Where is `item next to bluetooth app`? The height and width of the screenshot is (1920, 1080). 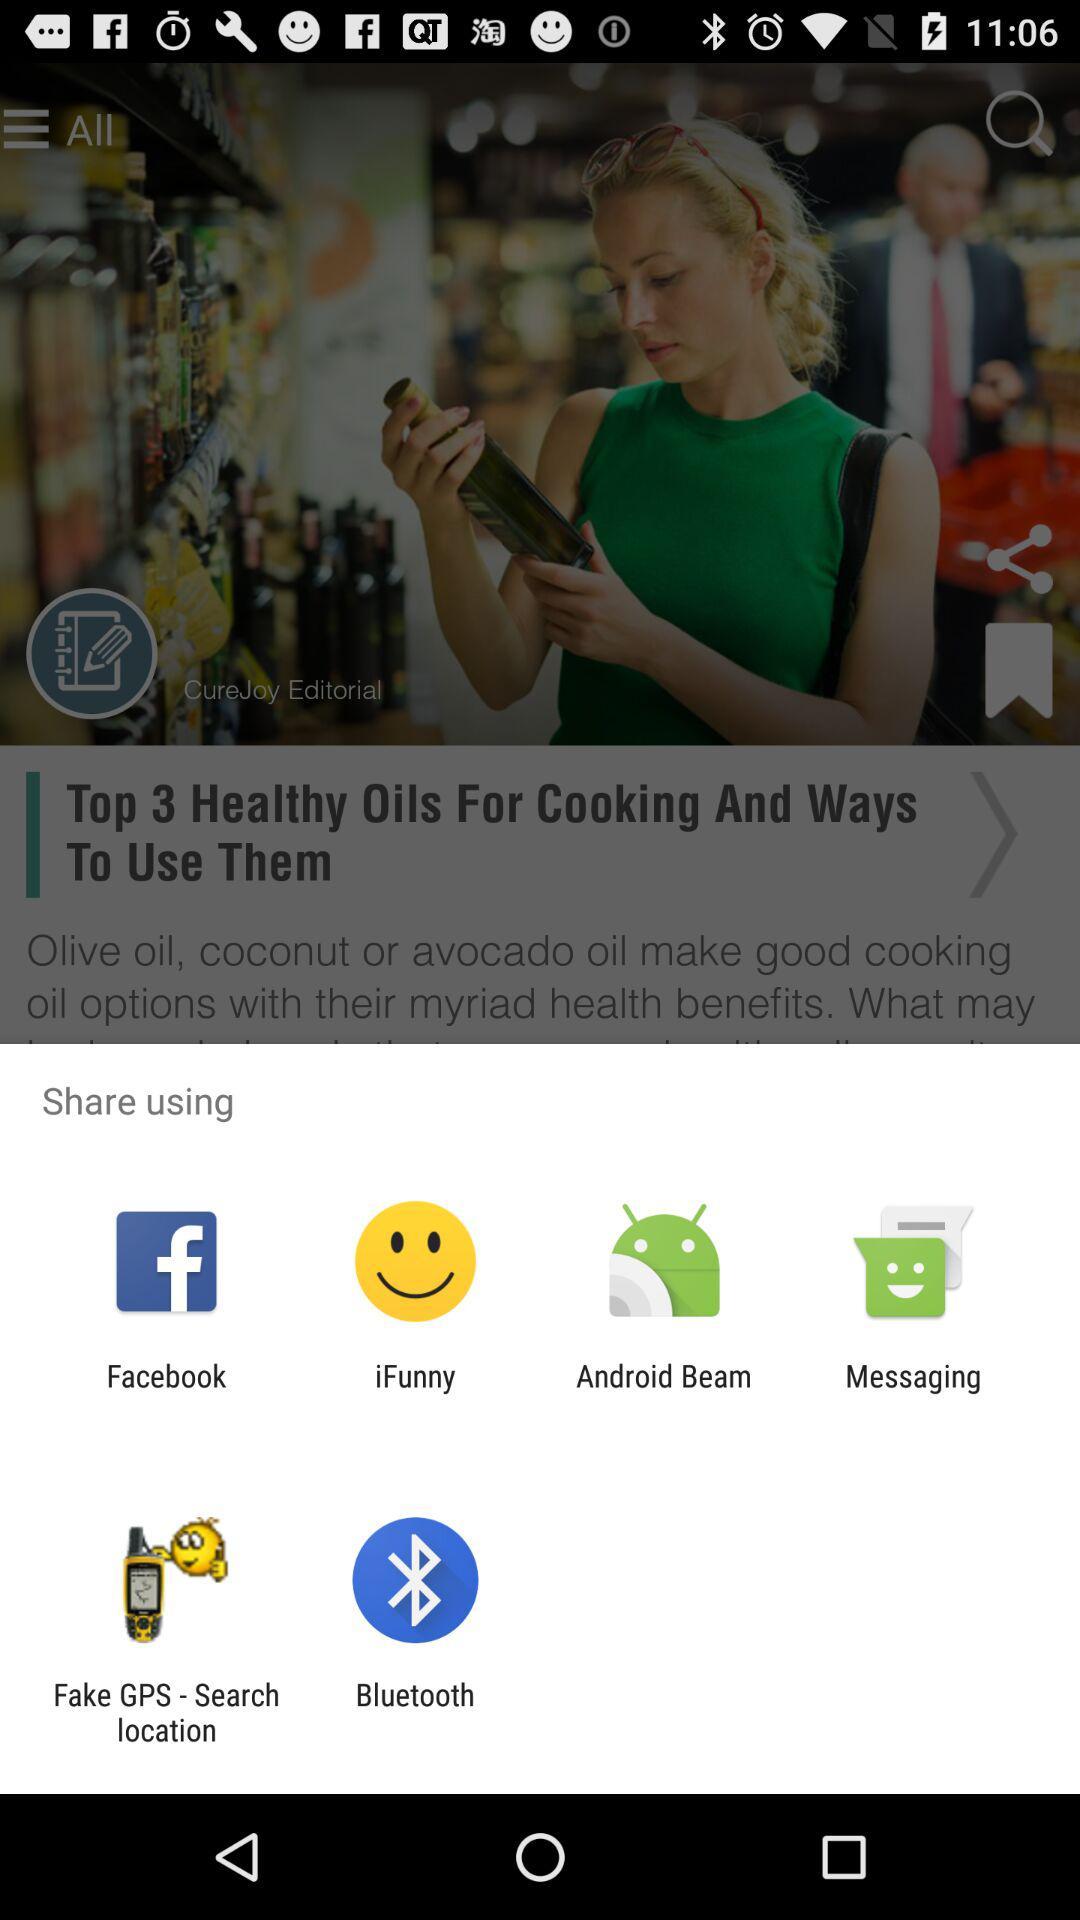 item next to bluetooth app is located at coordinates (165, 1711).